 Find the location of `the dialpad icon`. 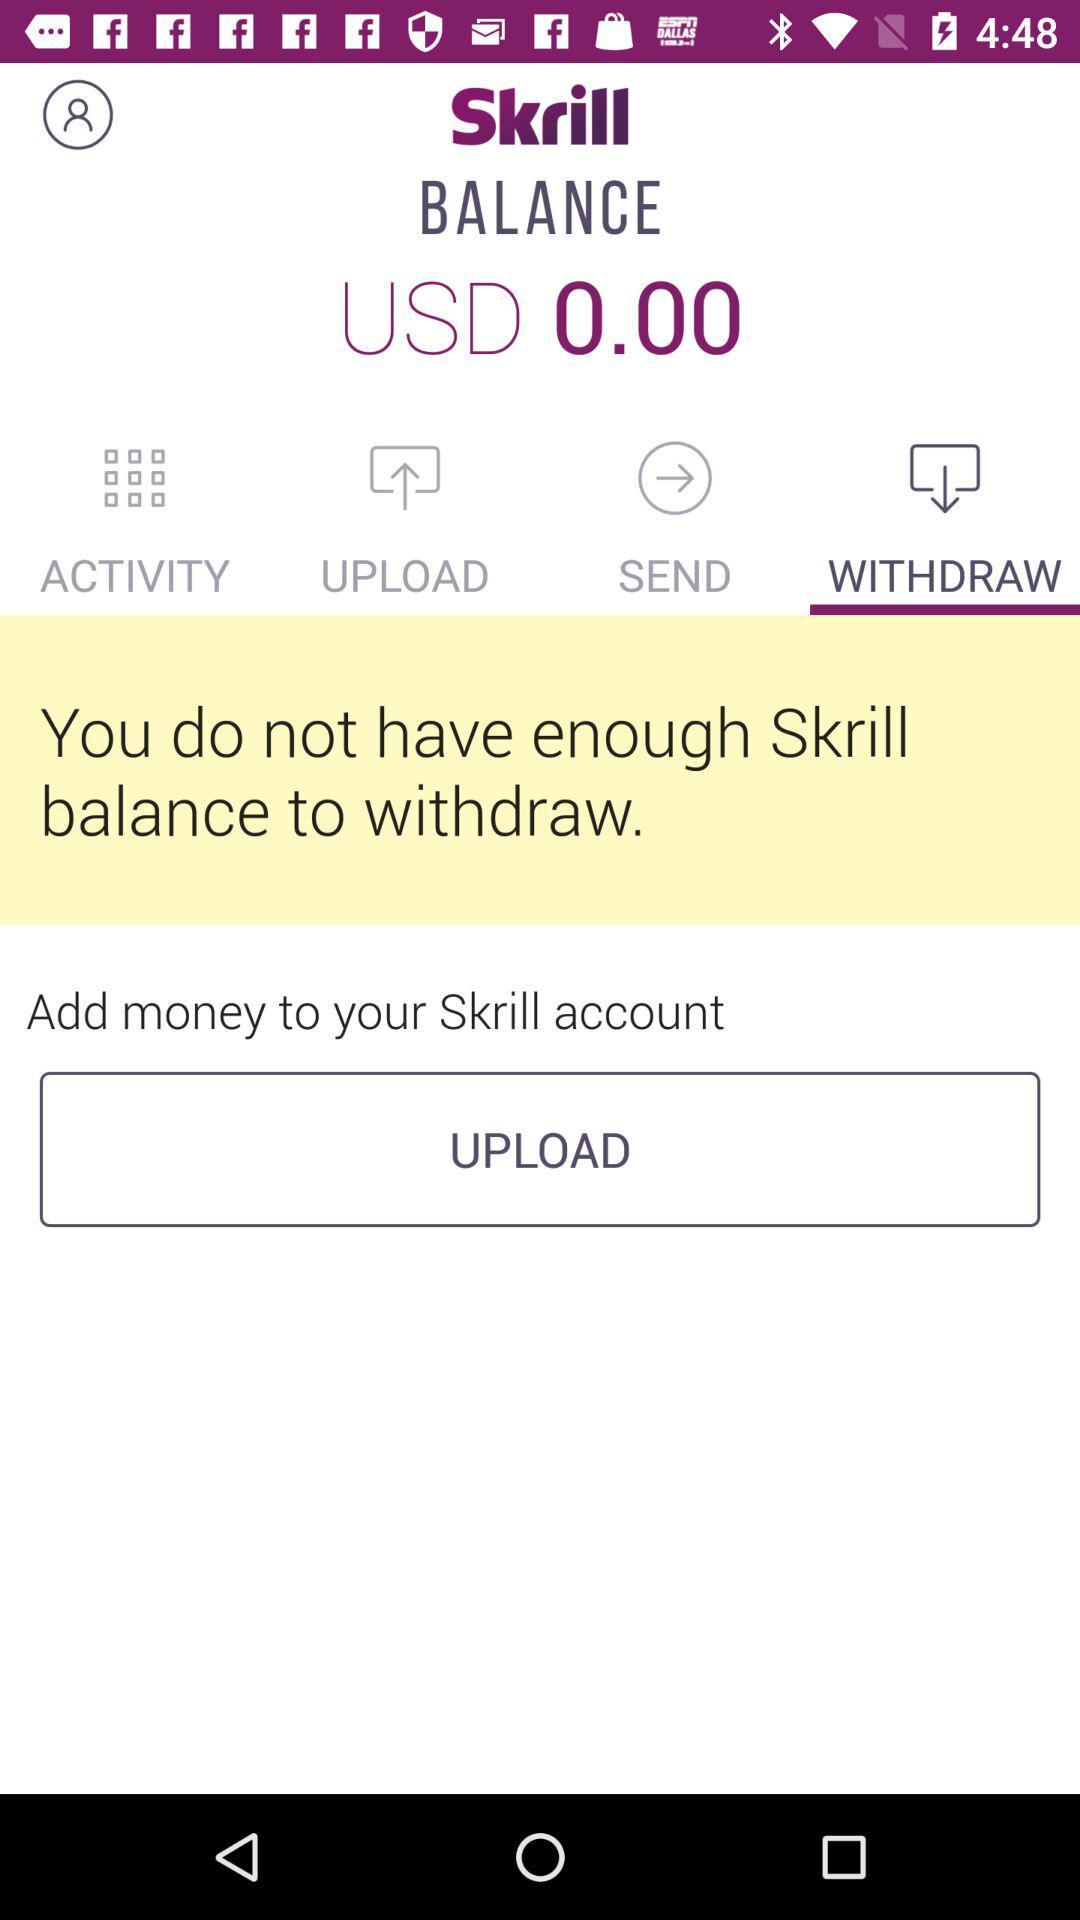

the dialpad icon is located at coordinates (135, 477).